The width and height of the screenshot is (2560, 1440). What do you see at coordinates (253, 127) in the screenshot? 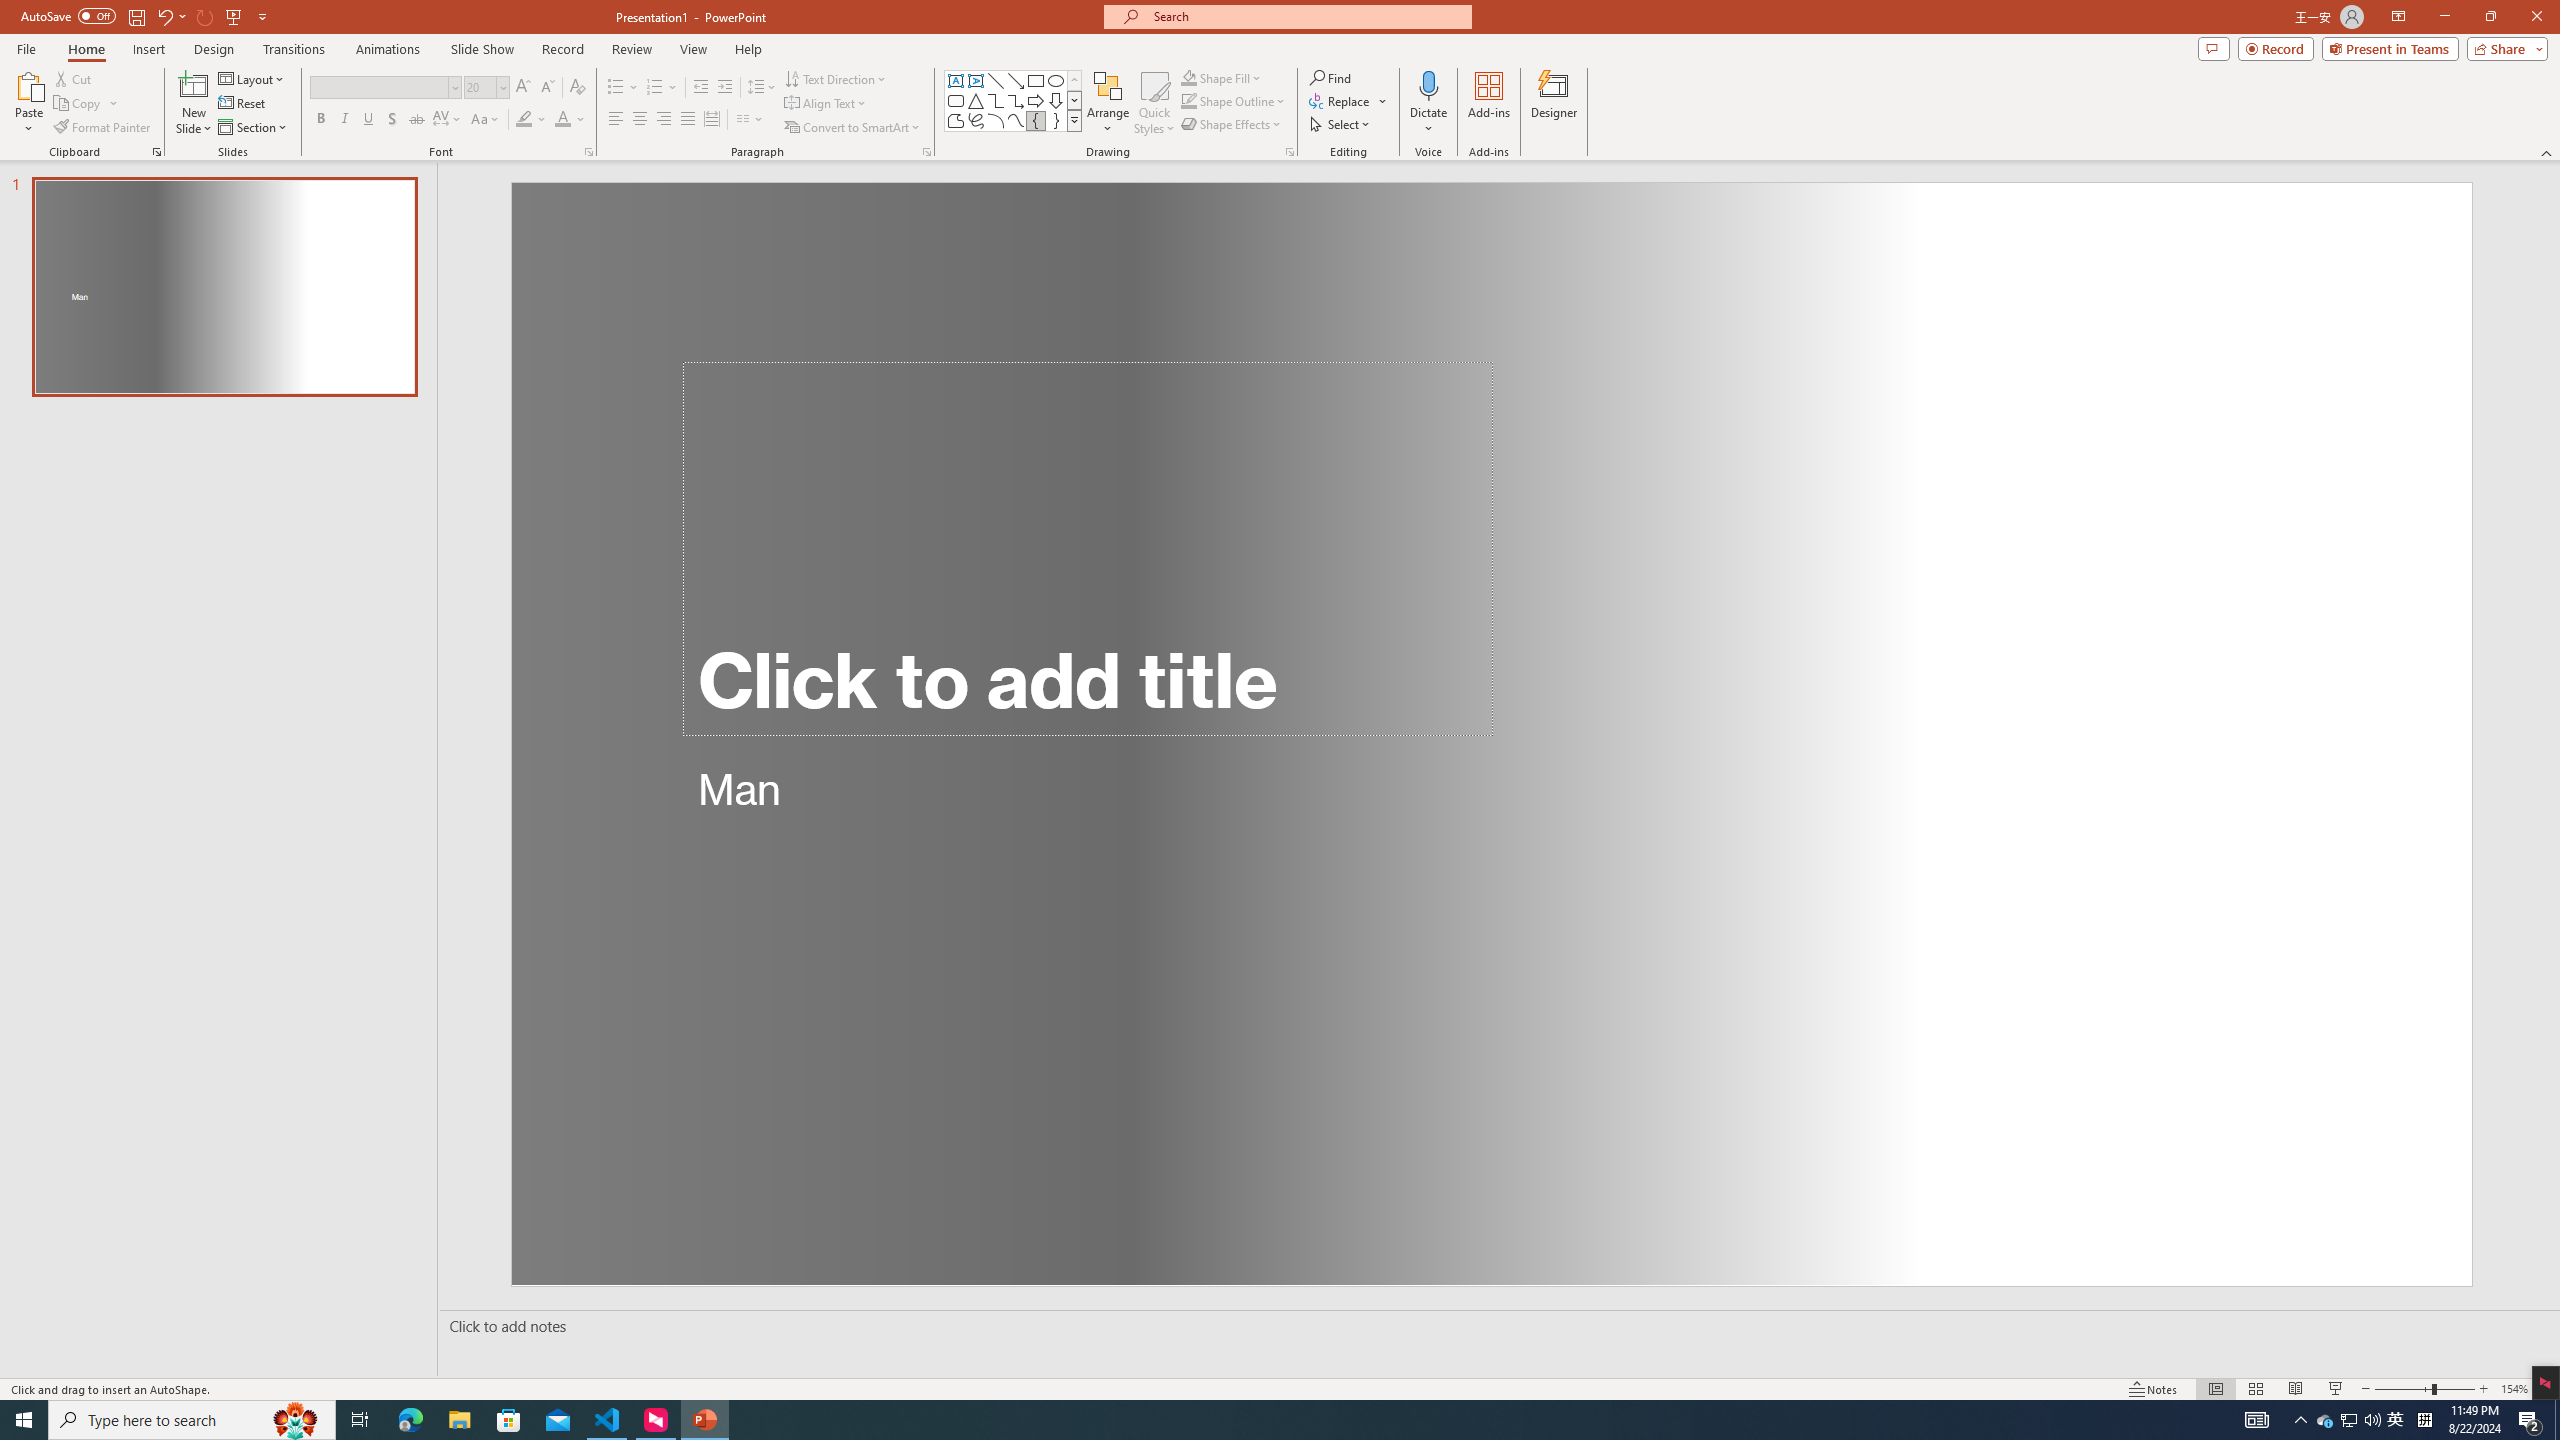
I see `'Section'` at bounding box center [253, 127].